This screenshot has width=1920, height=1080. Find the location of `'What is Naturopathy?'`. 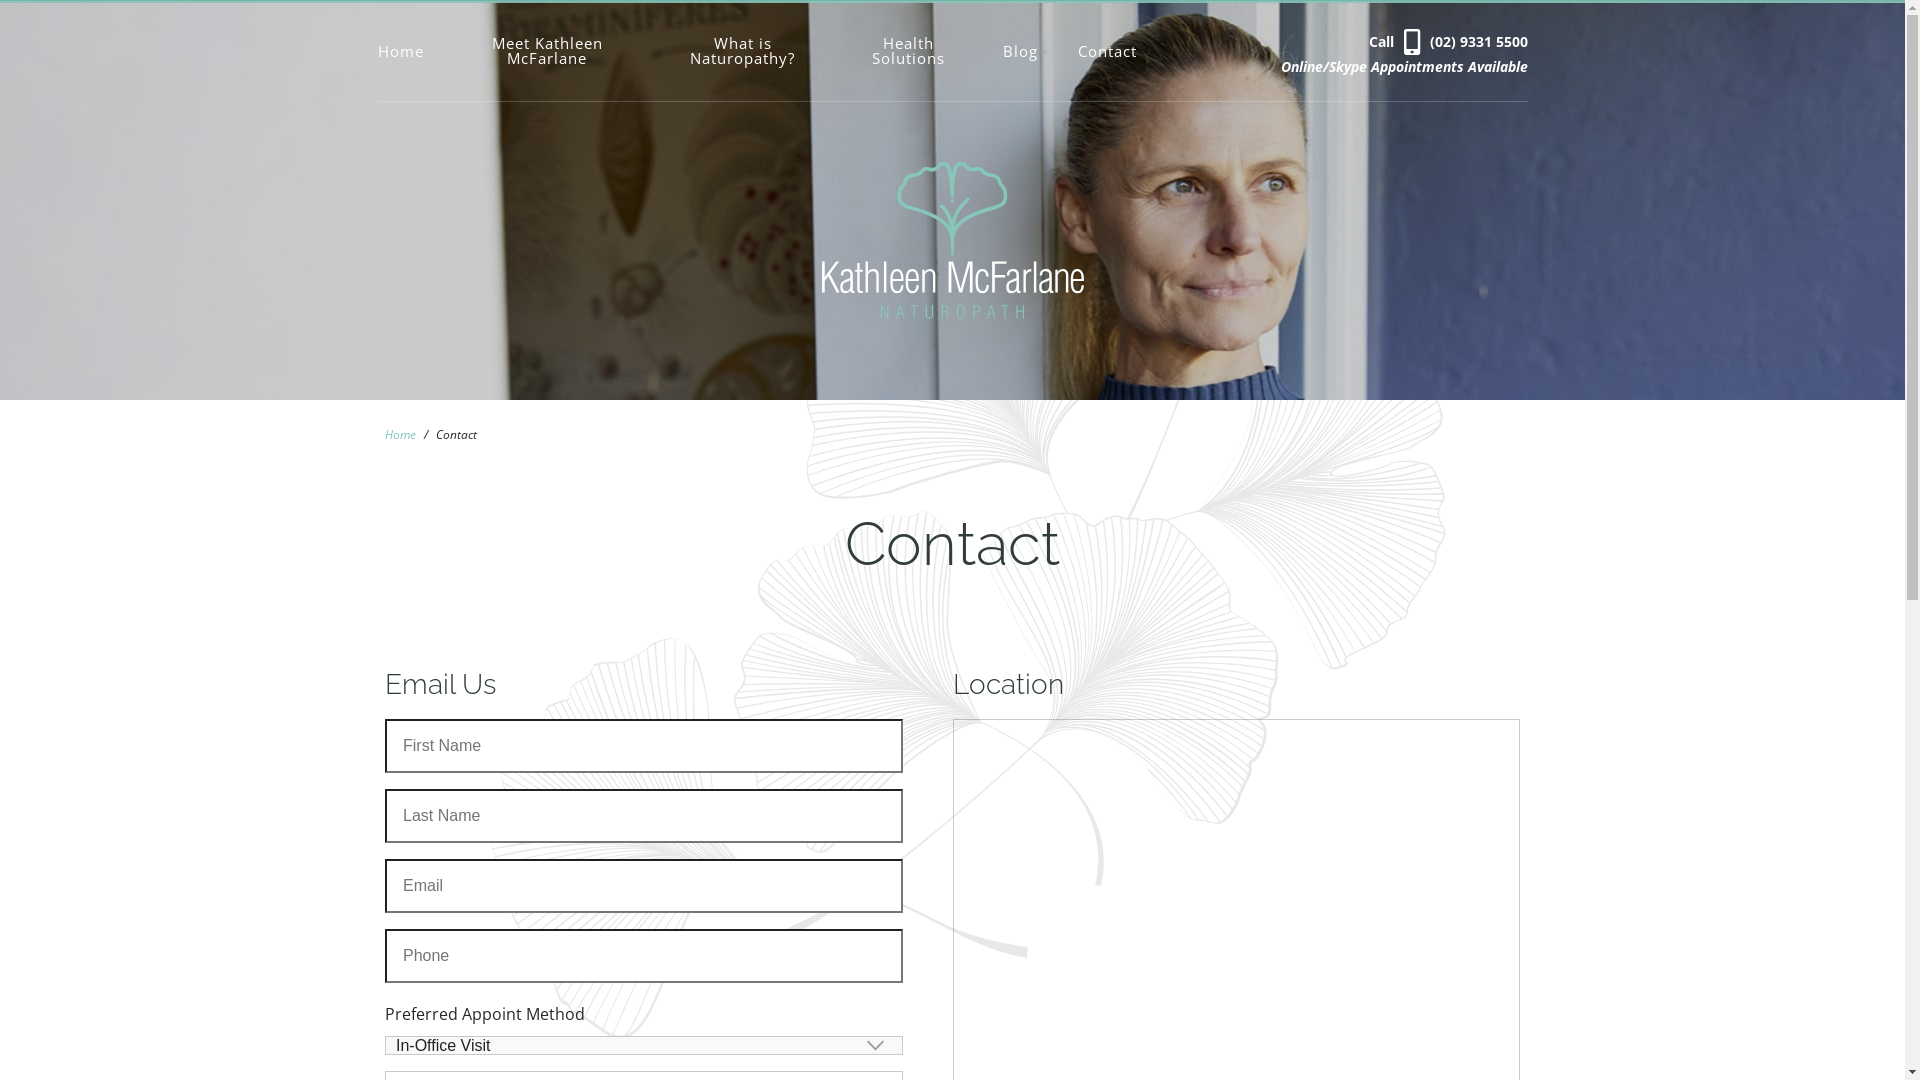

'What is Naturopathy?' is located at coordinates (741, 49).